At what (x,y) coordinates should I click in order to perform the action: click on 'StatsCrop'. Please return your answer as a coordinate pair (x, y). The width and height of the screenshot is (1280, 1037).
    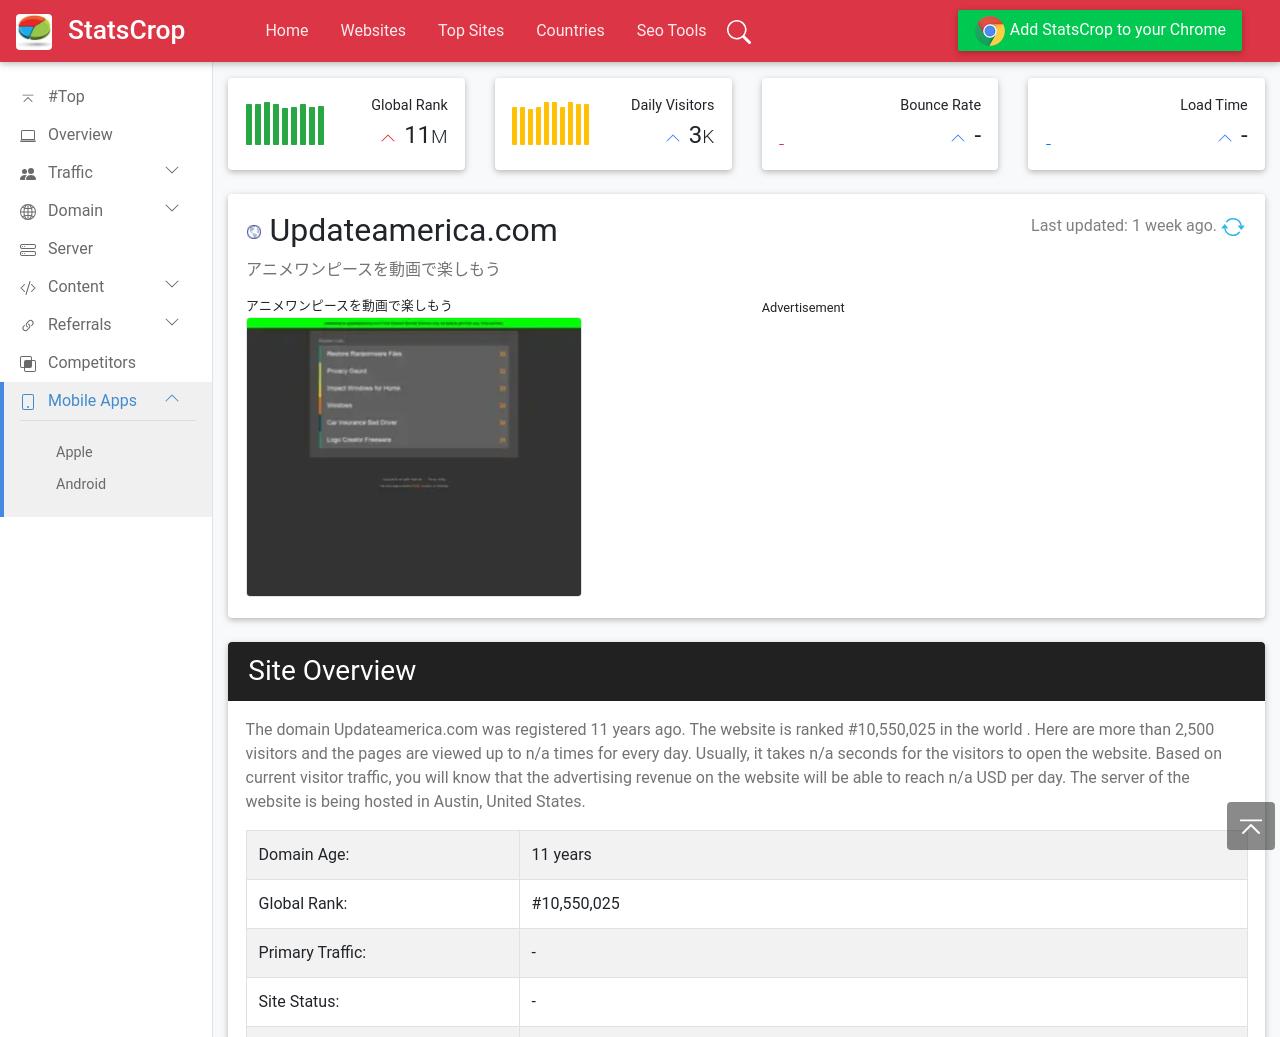
    Looking at the image, I should click on (125, 28).